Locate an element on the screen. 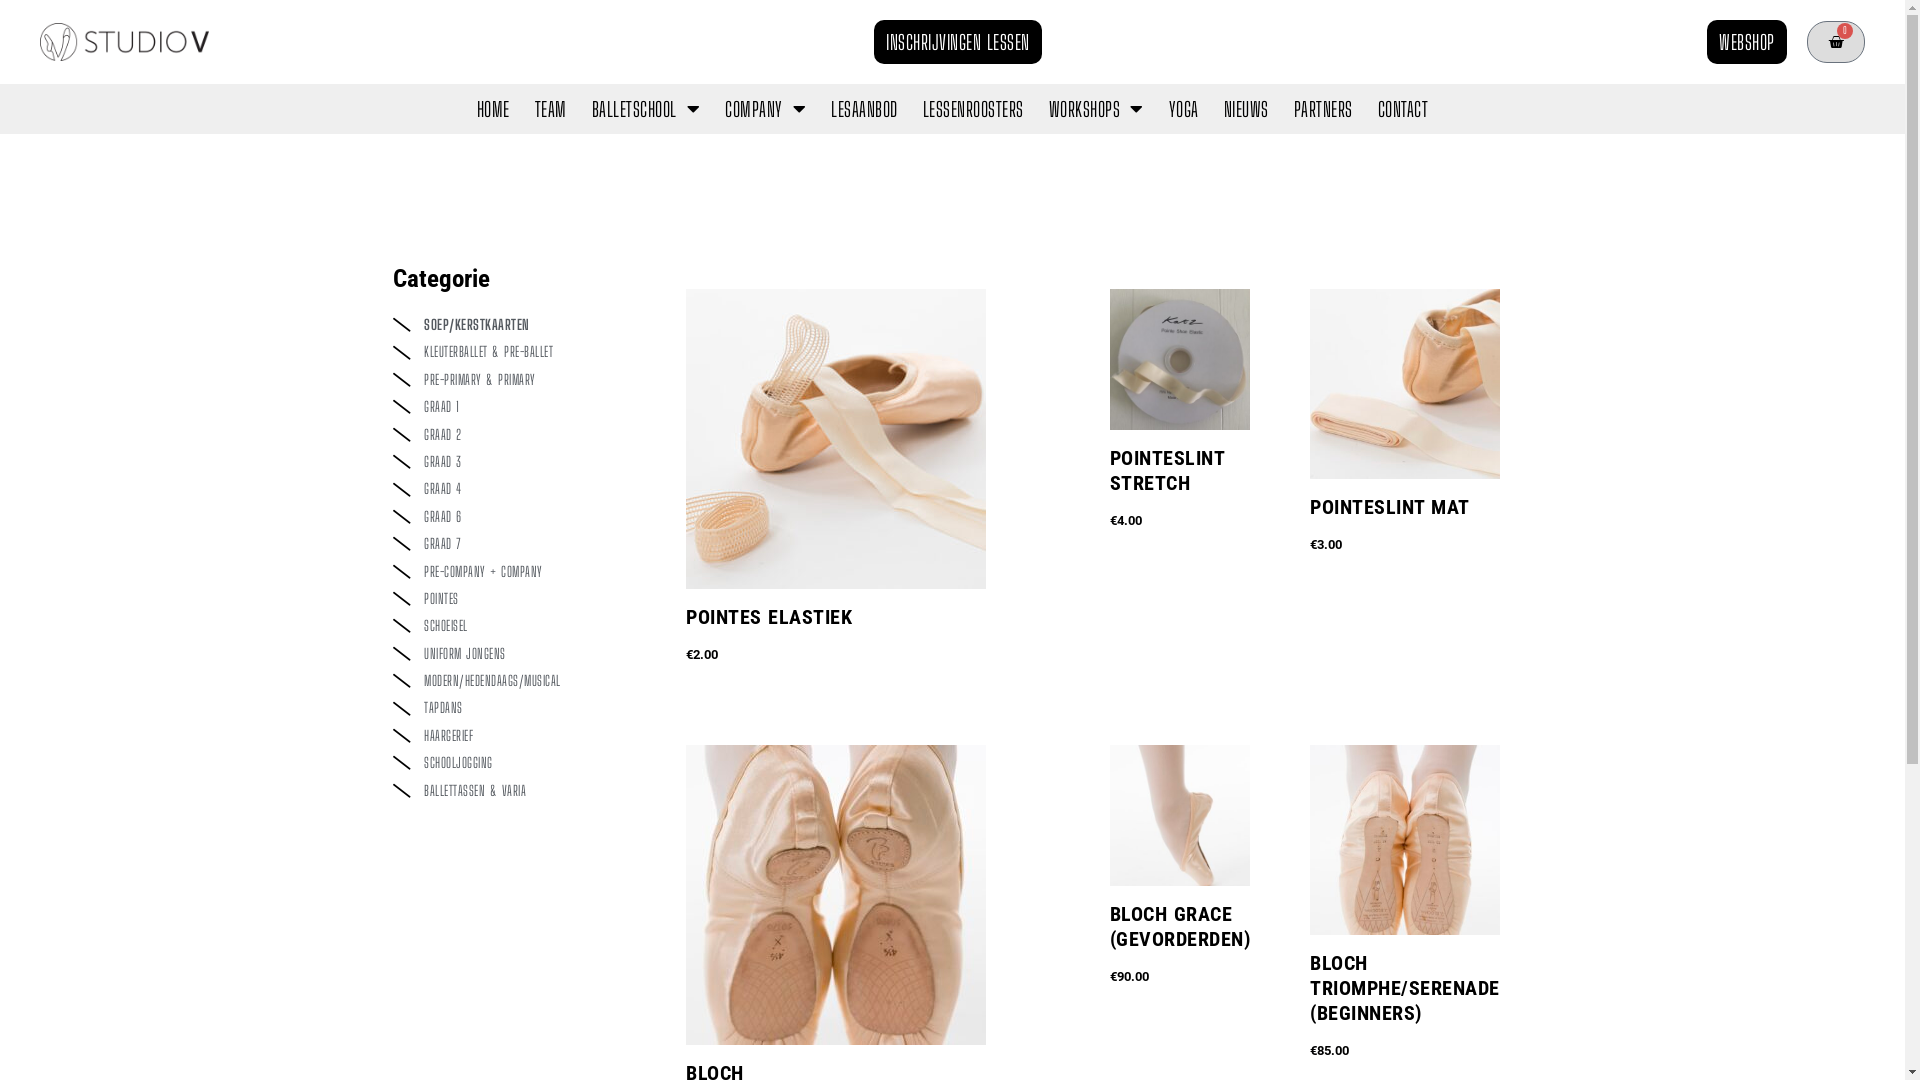  'WORKSHOPS' is located at coordinates (1095, 108).